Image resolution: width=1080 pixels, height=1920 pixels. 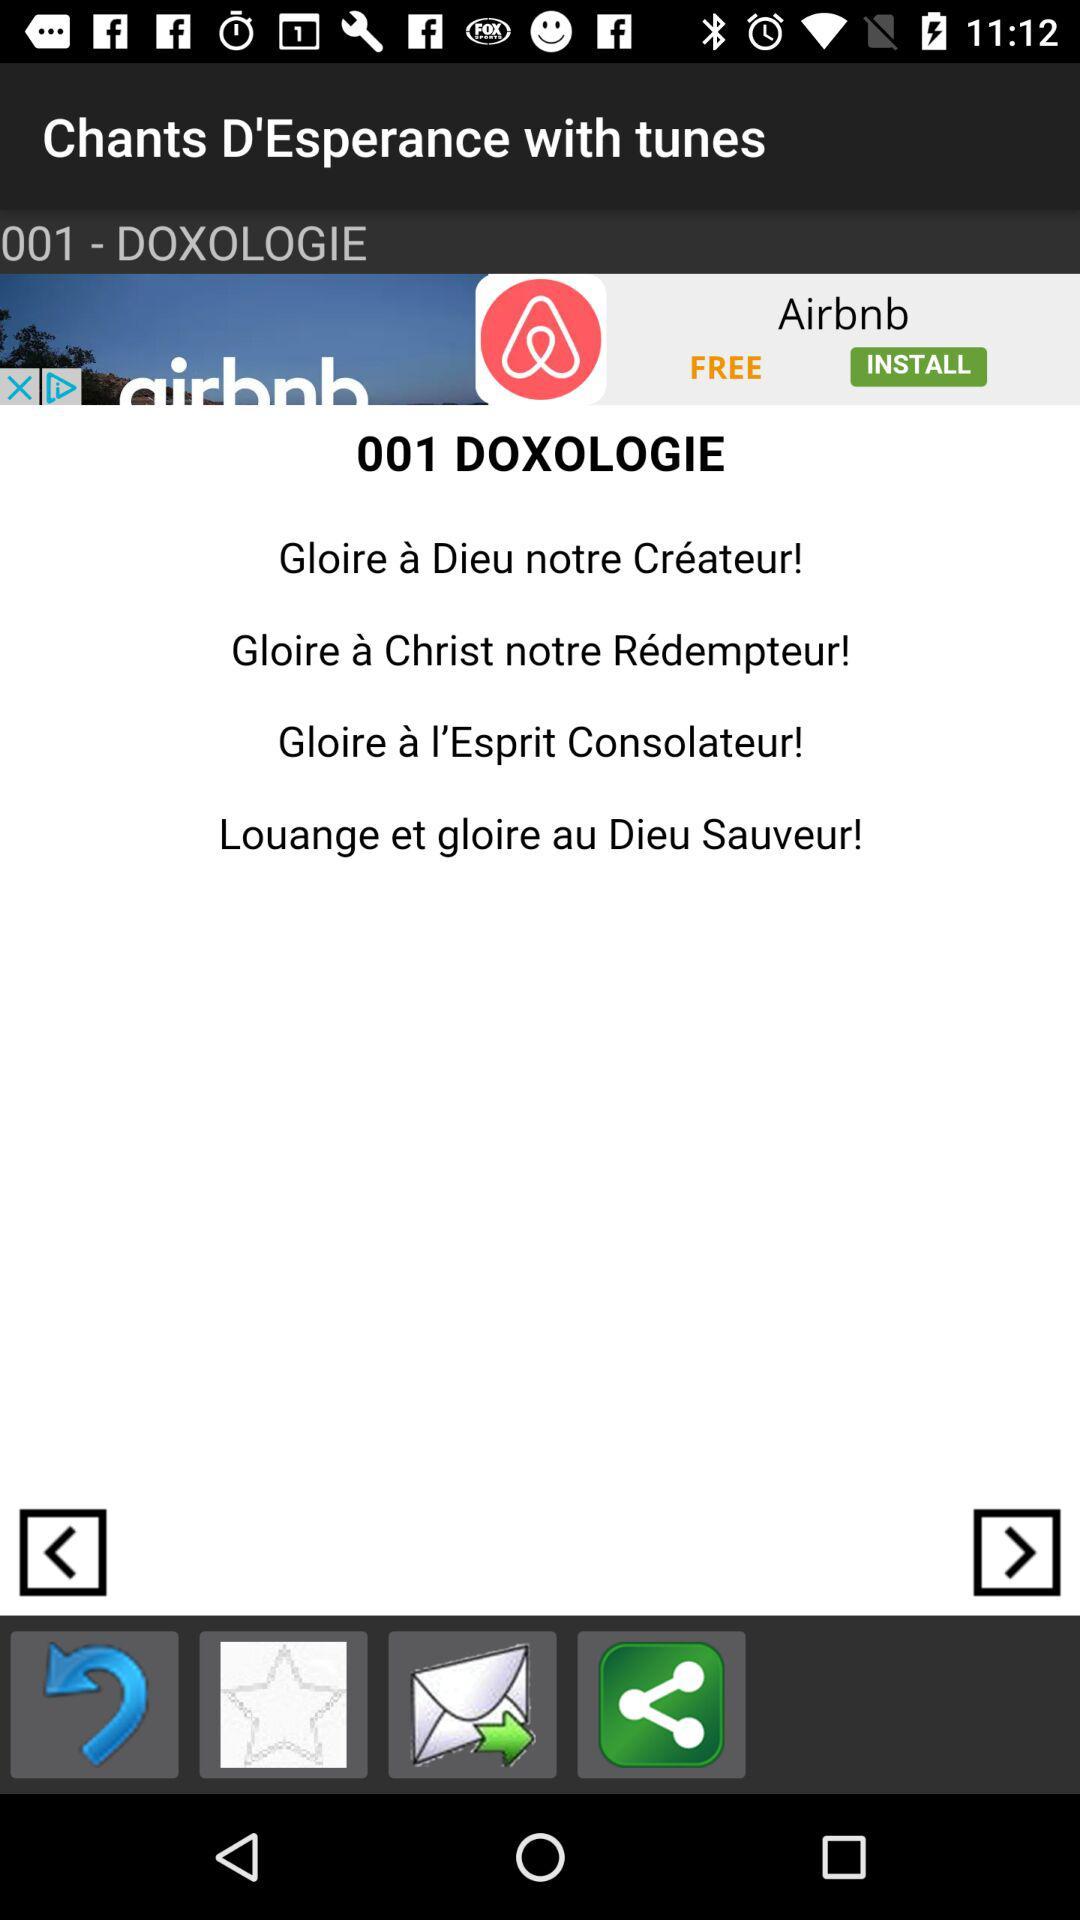 What do you see at coordinates (472, 1703) in the screenshot?
I see `the email icon` at bounding box center [472, 1703].